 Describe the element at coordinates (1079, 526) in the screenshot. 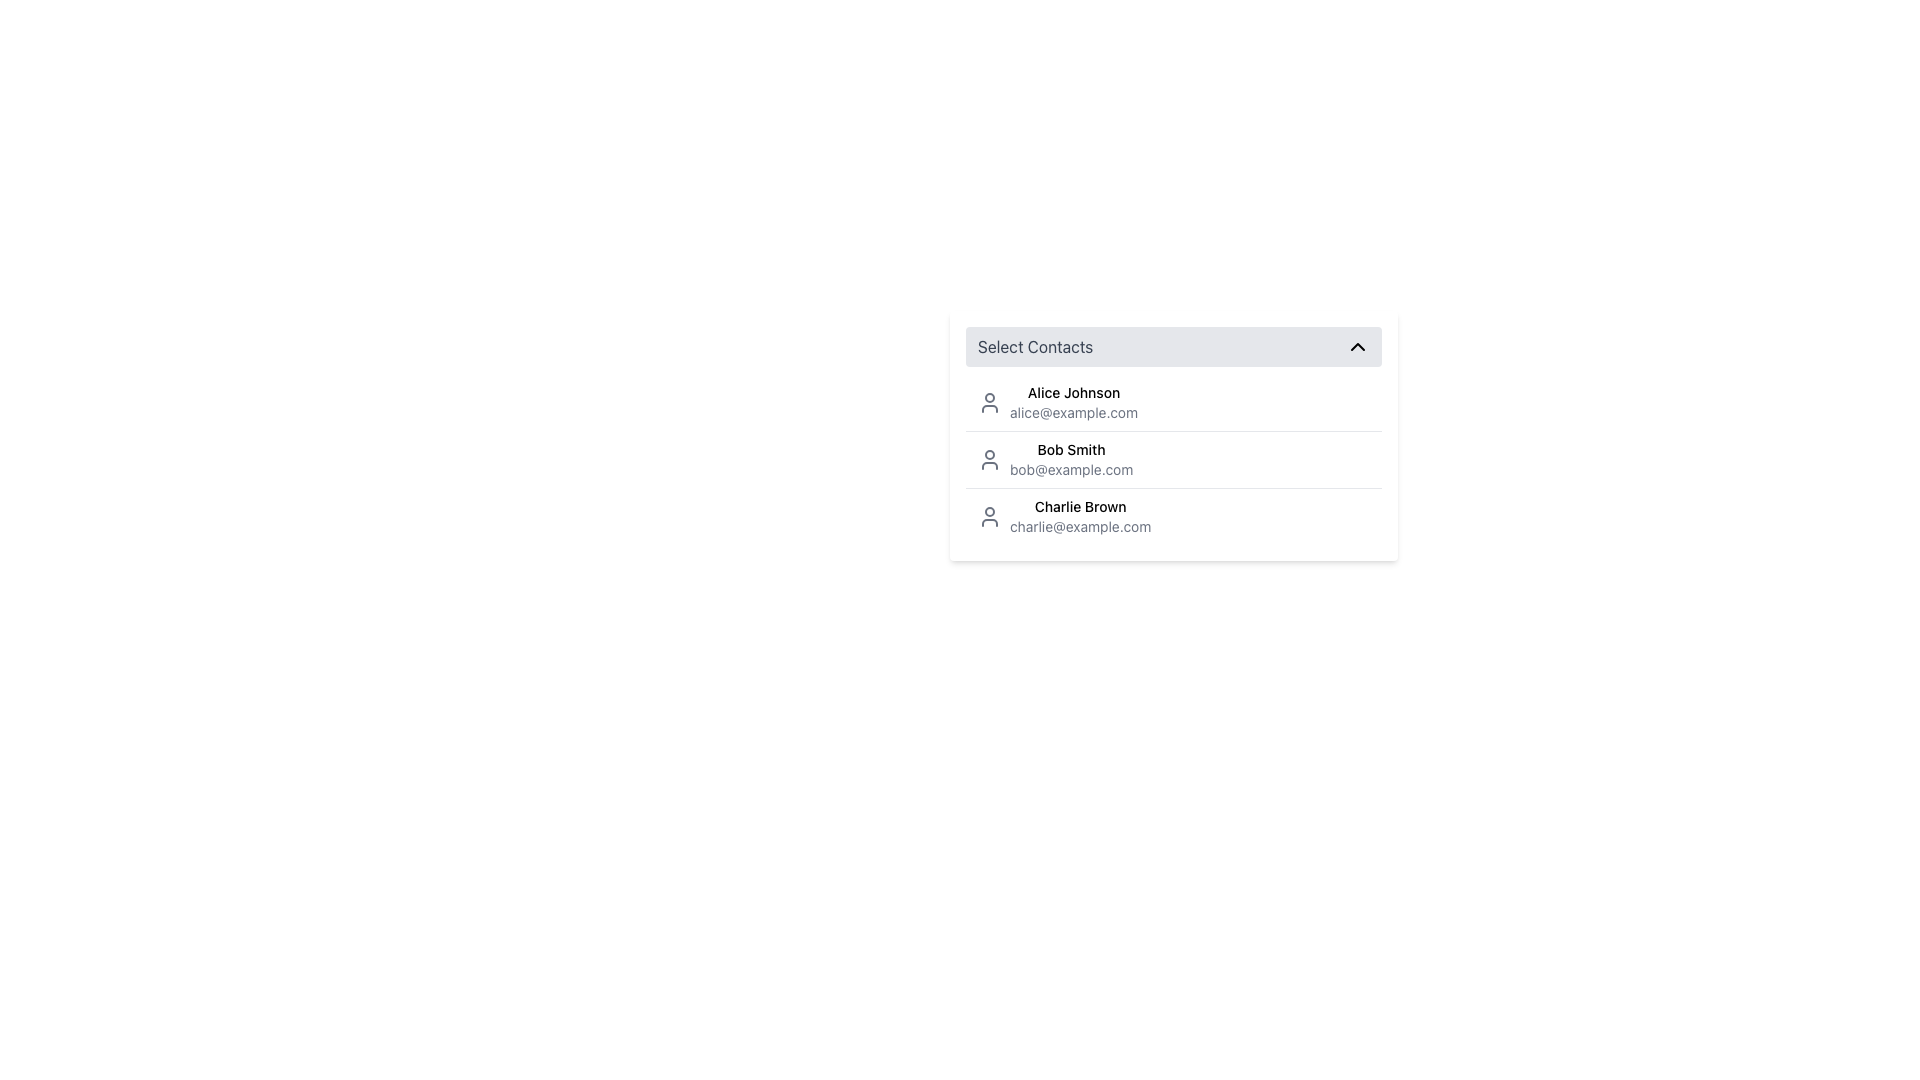

I see `the text display element that shows the email address 'charlie@example.com', located below the contact name 'Charlie Brown' in the contact selection list` at that location.